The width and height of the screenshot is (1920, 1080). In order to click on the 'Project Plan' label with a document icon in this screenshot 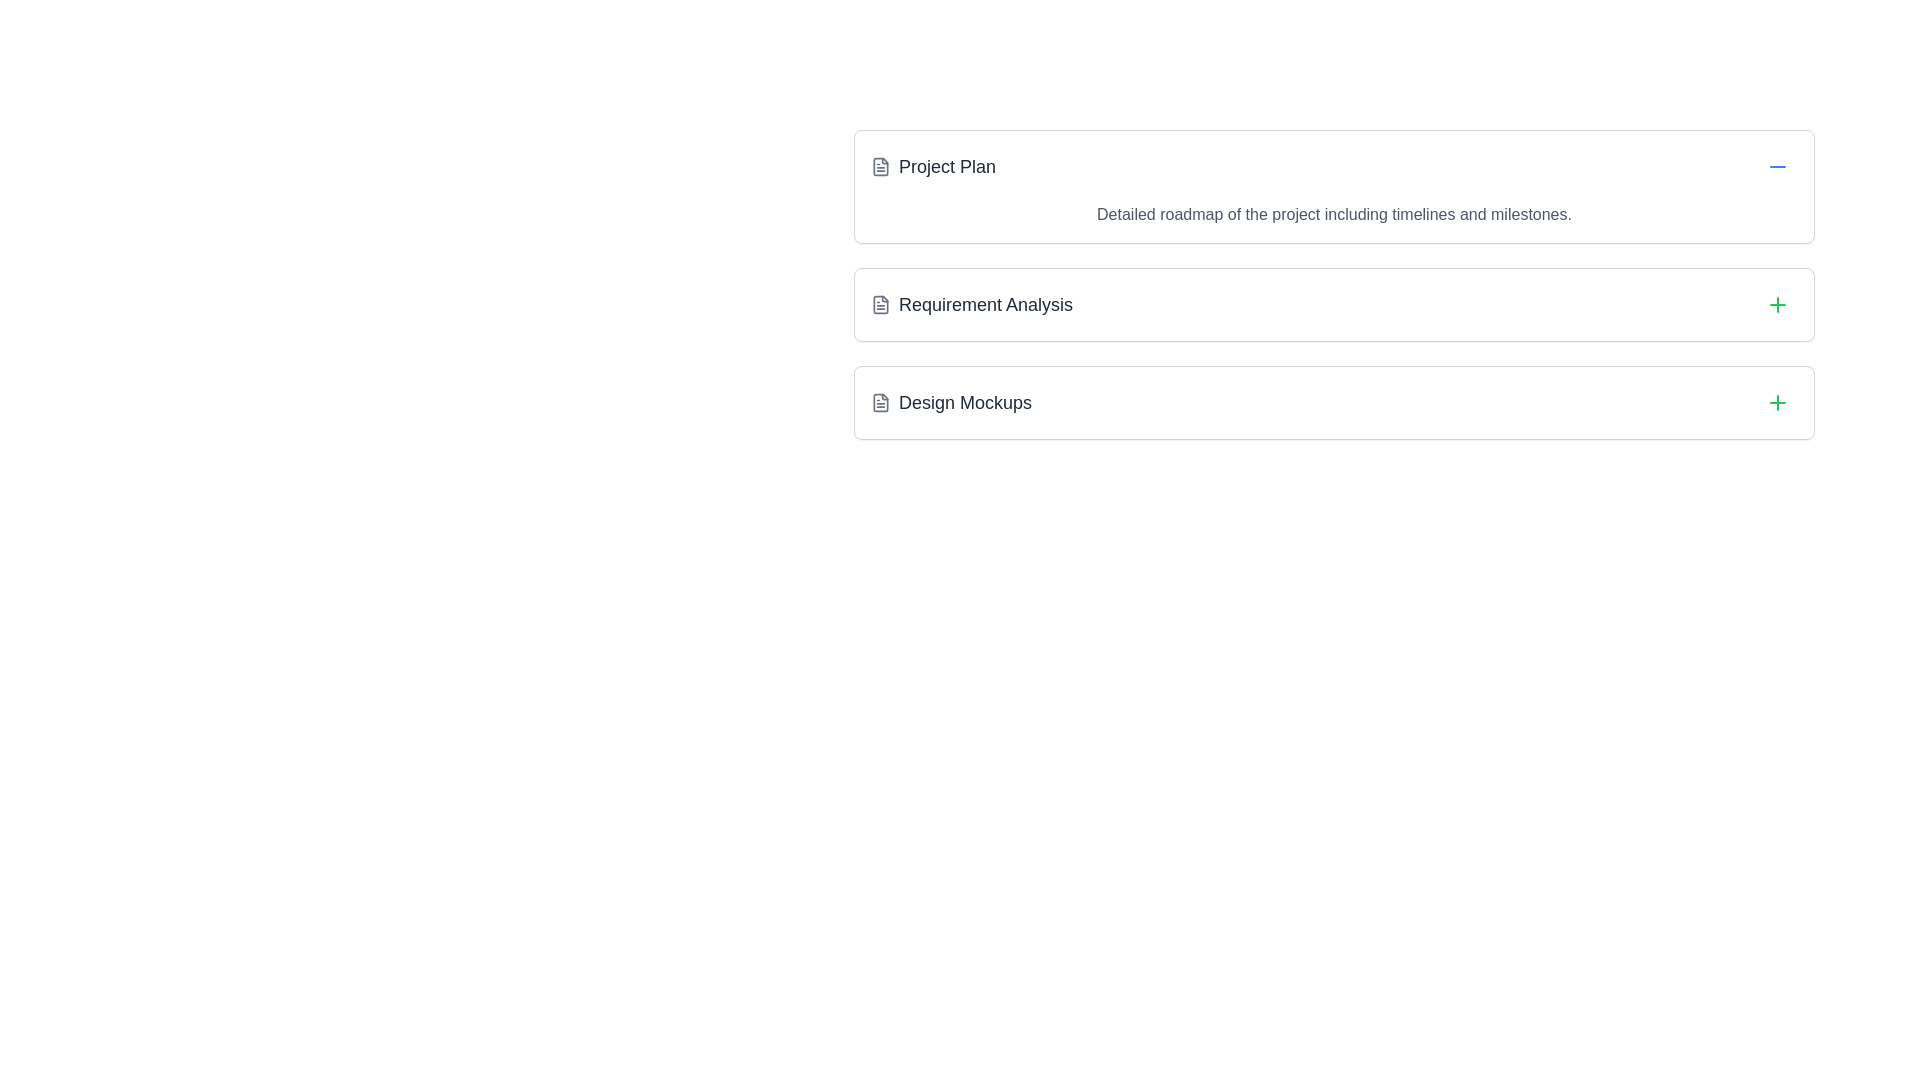, I will do `click(932, 165)`.